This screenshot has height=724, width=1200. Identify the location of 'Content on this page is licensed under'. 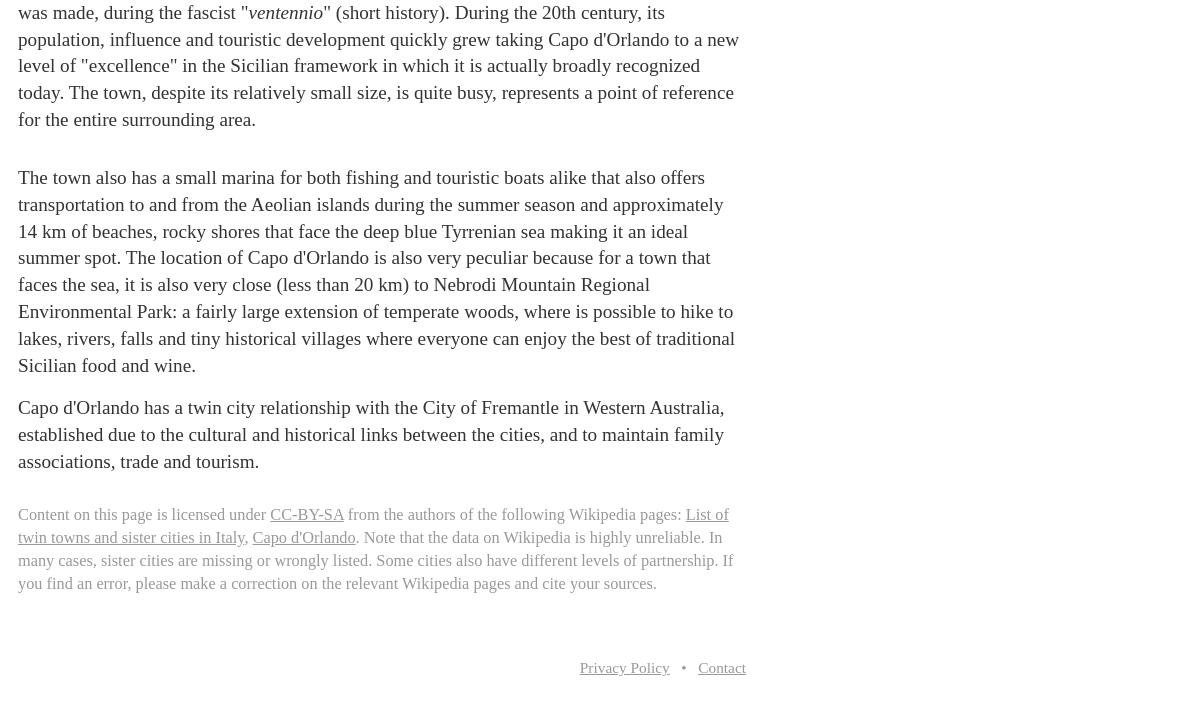
(144, 513).